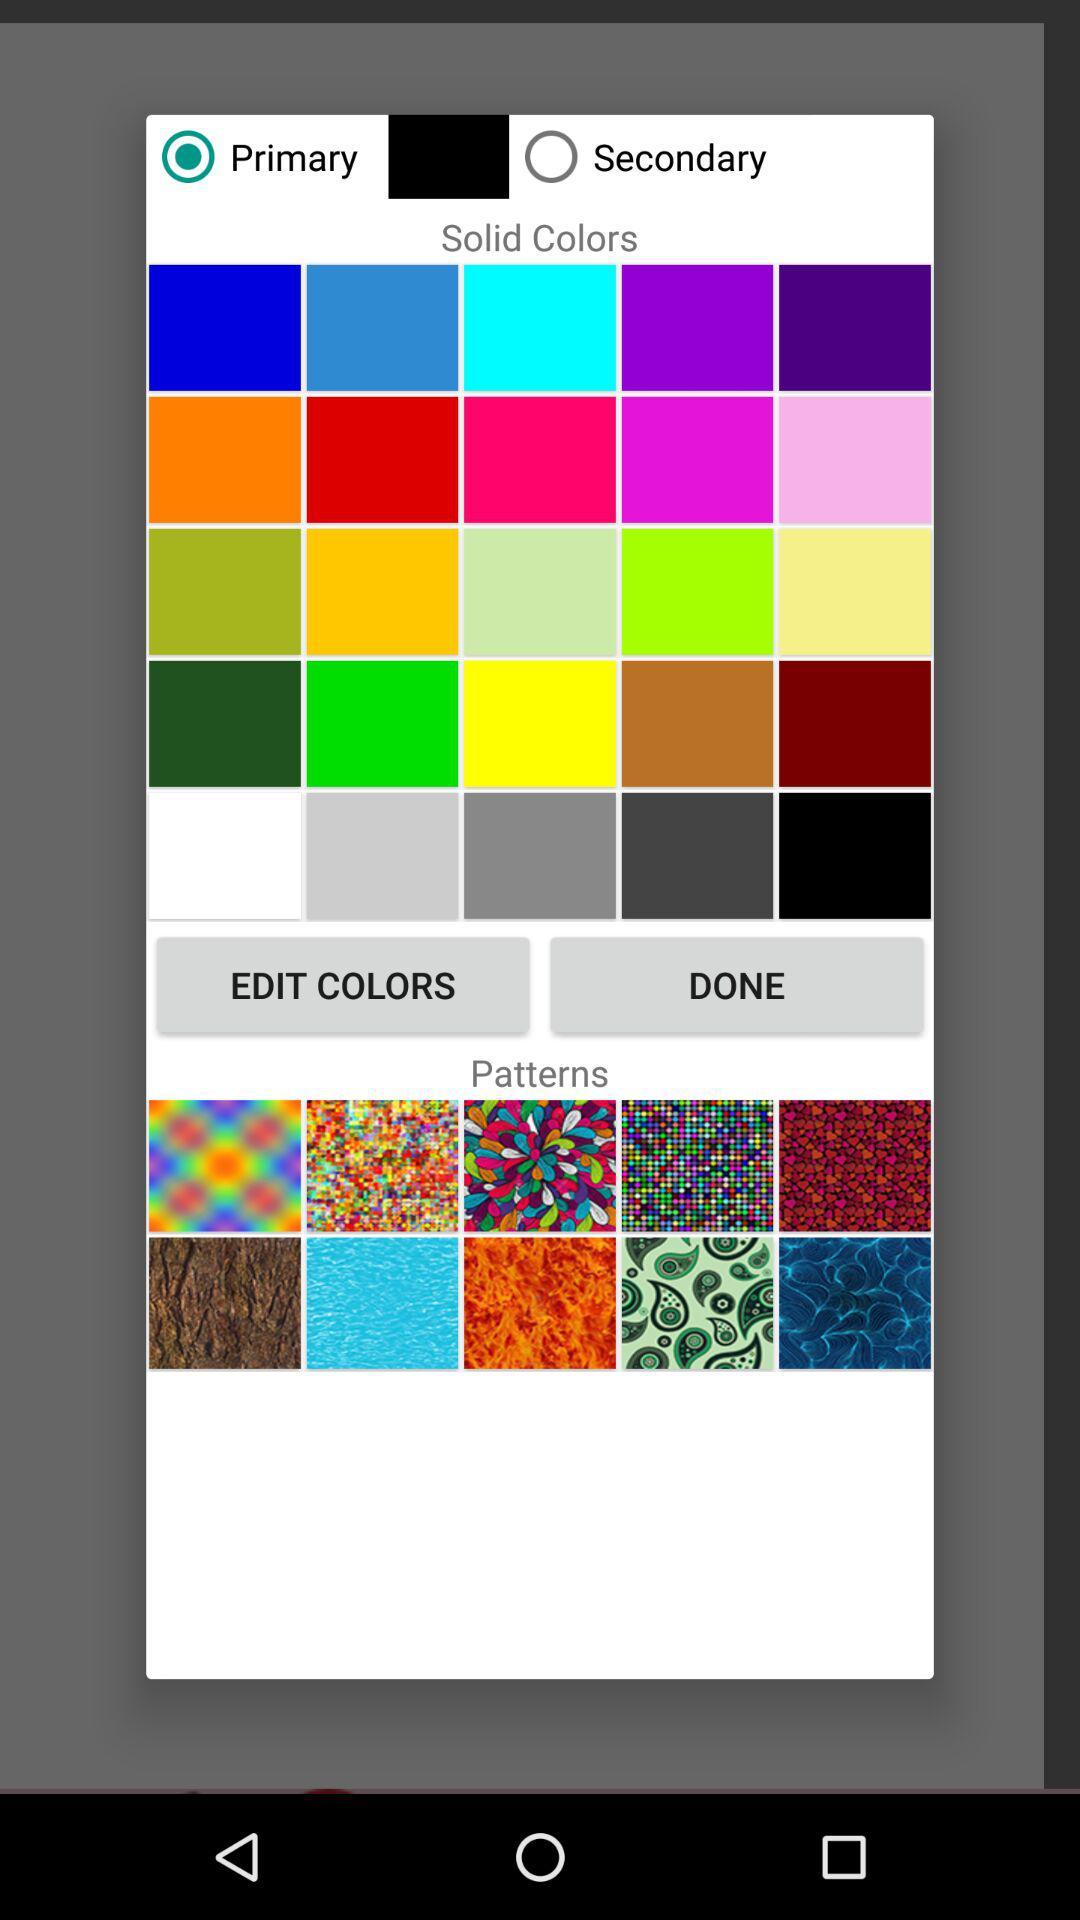  Describe the element at coordinates (382, 1165) in the screenshot. I see `choose pattern` at that location.